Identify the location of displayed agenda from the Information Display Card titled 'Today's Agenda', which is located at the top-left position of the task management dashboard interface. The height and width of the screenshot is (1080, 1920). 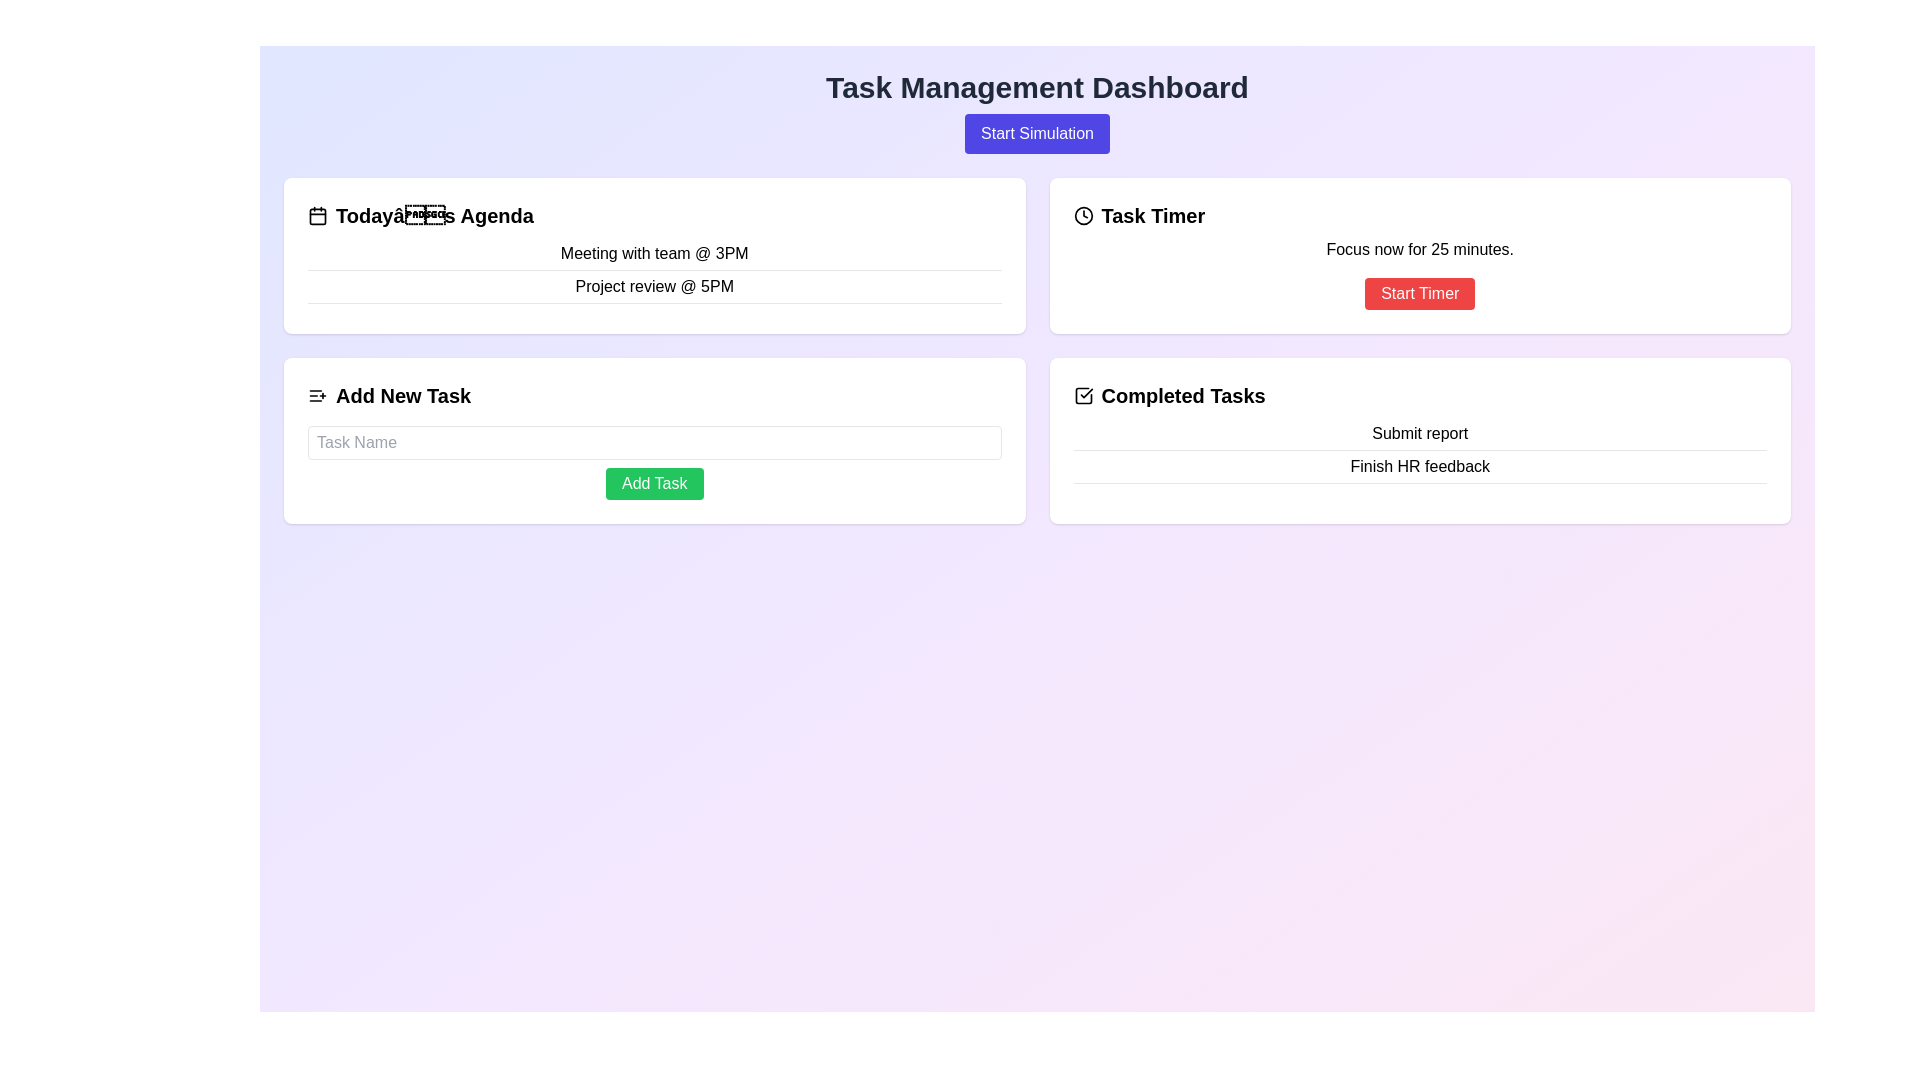
(654, 254).